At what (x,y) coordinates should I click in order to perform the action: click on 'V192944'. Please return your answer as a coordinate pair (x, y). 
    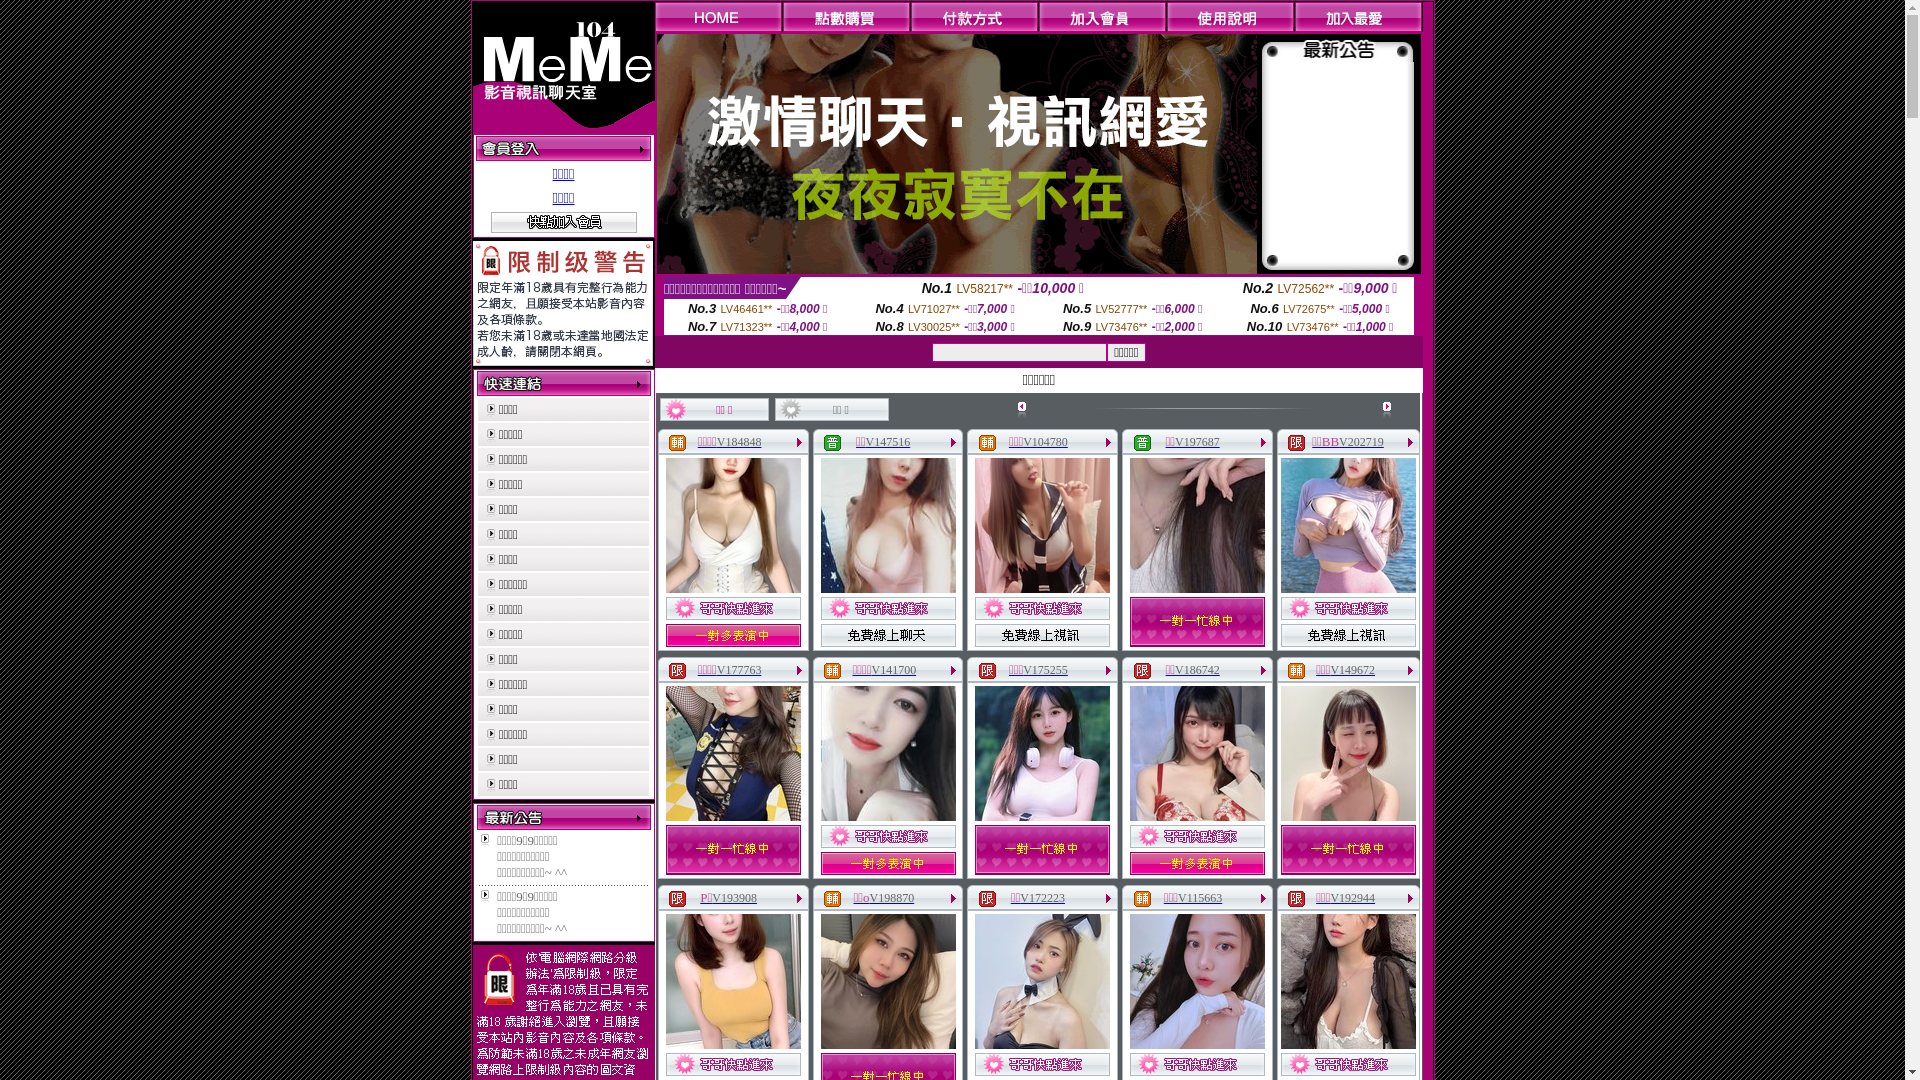
    Looking at the image, I should click on (1352, 897).